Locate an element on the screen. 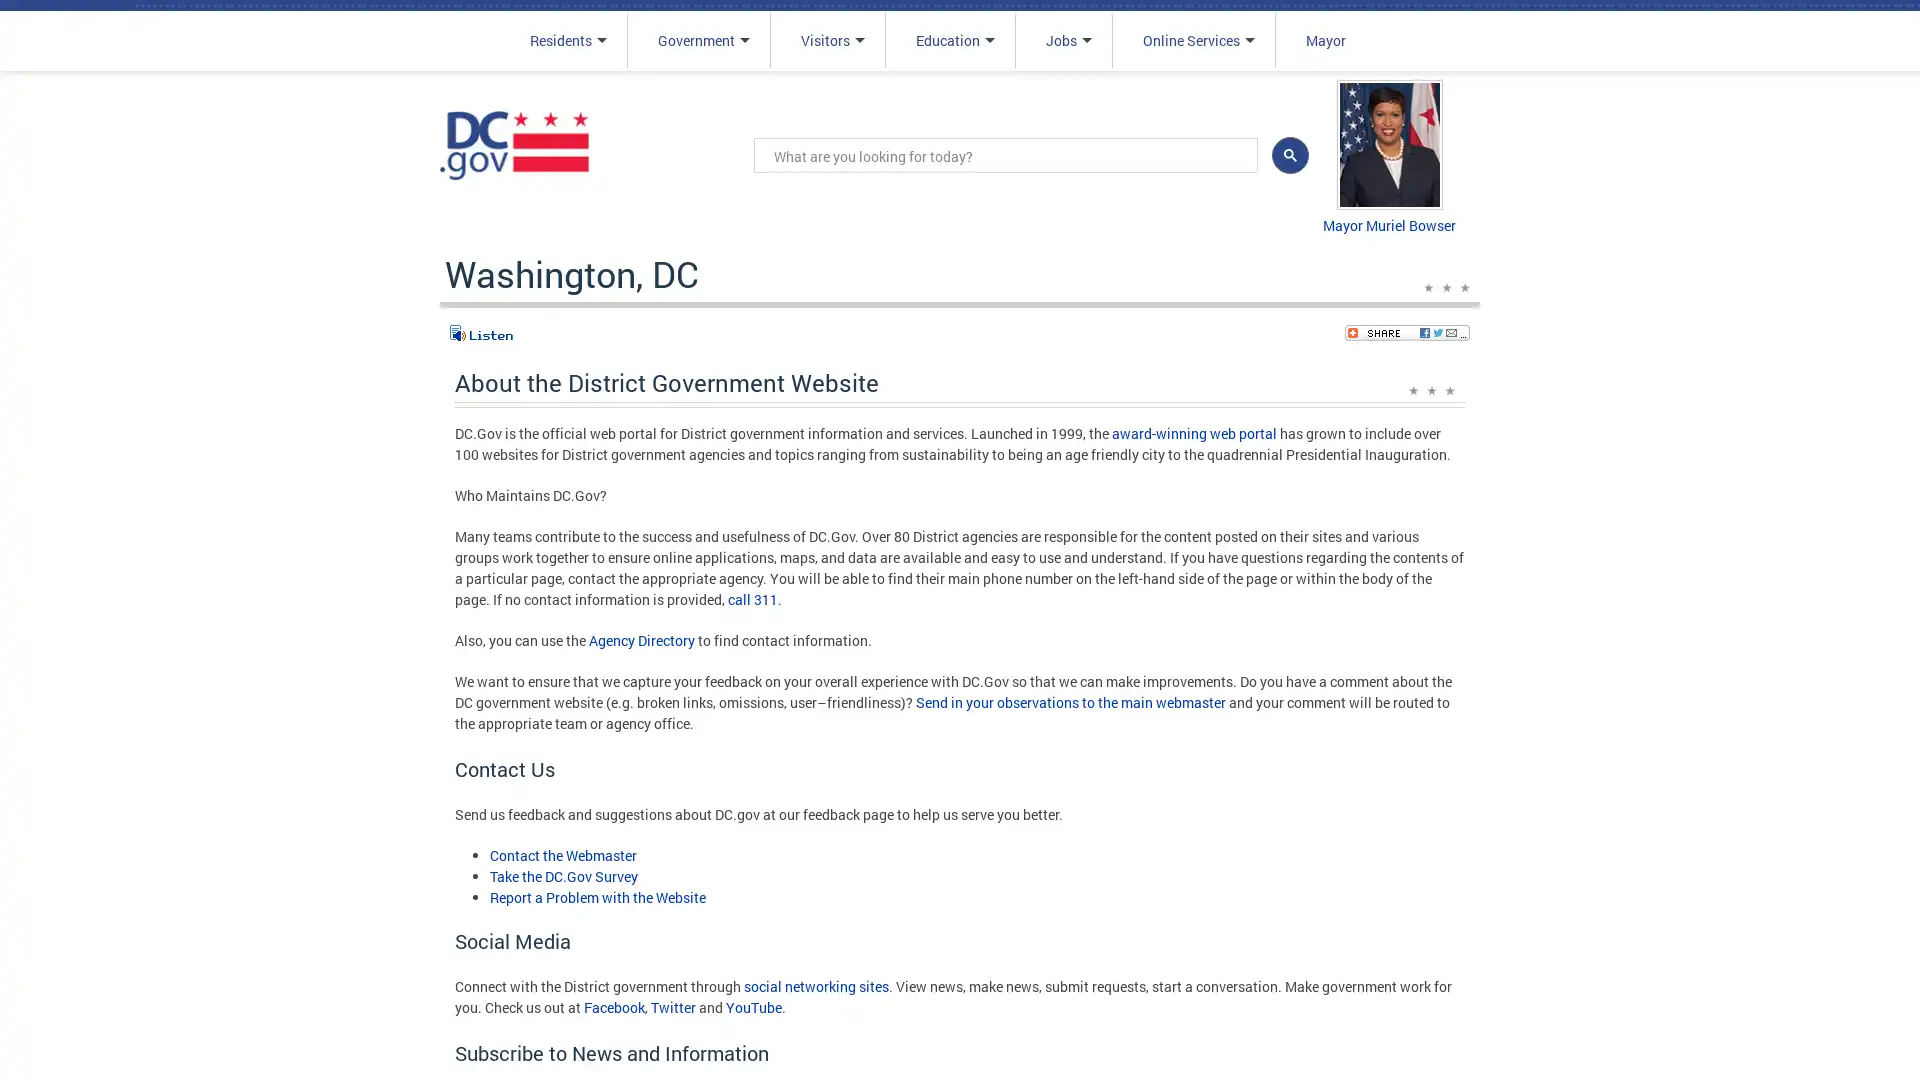 This screenshot has width=1920, height=1080. search is located at coordinates (1290, 154).